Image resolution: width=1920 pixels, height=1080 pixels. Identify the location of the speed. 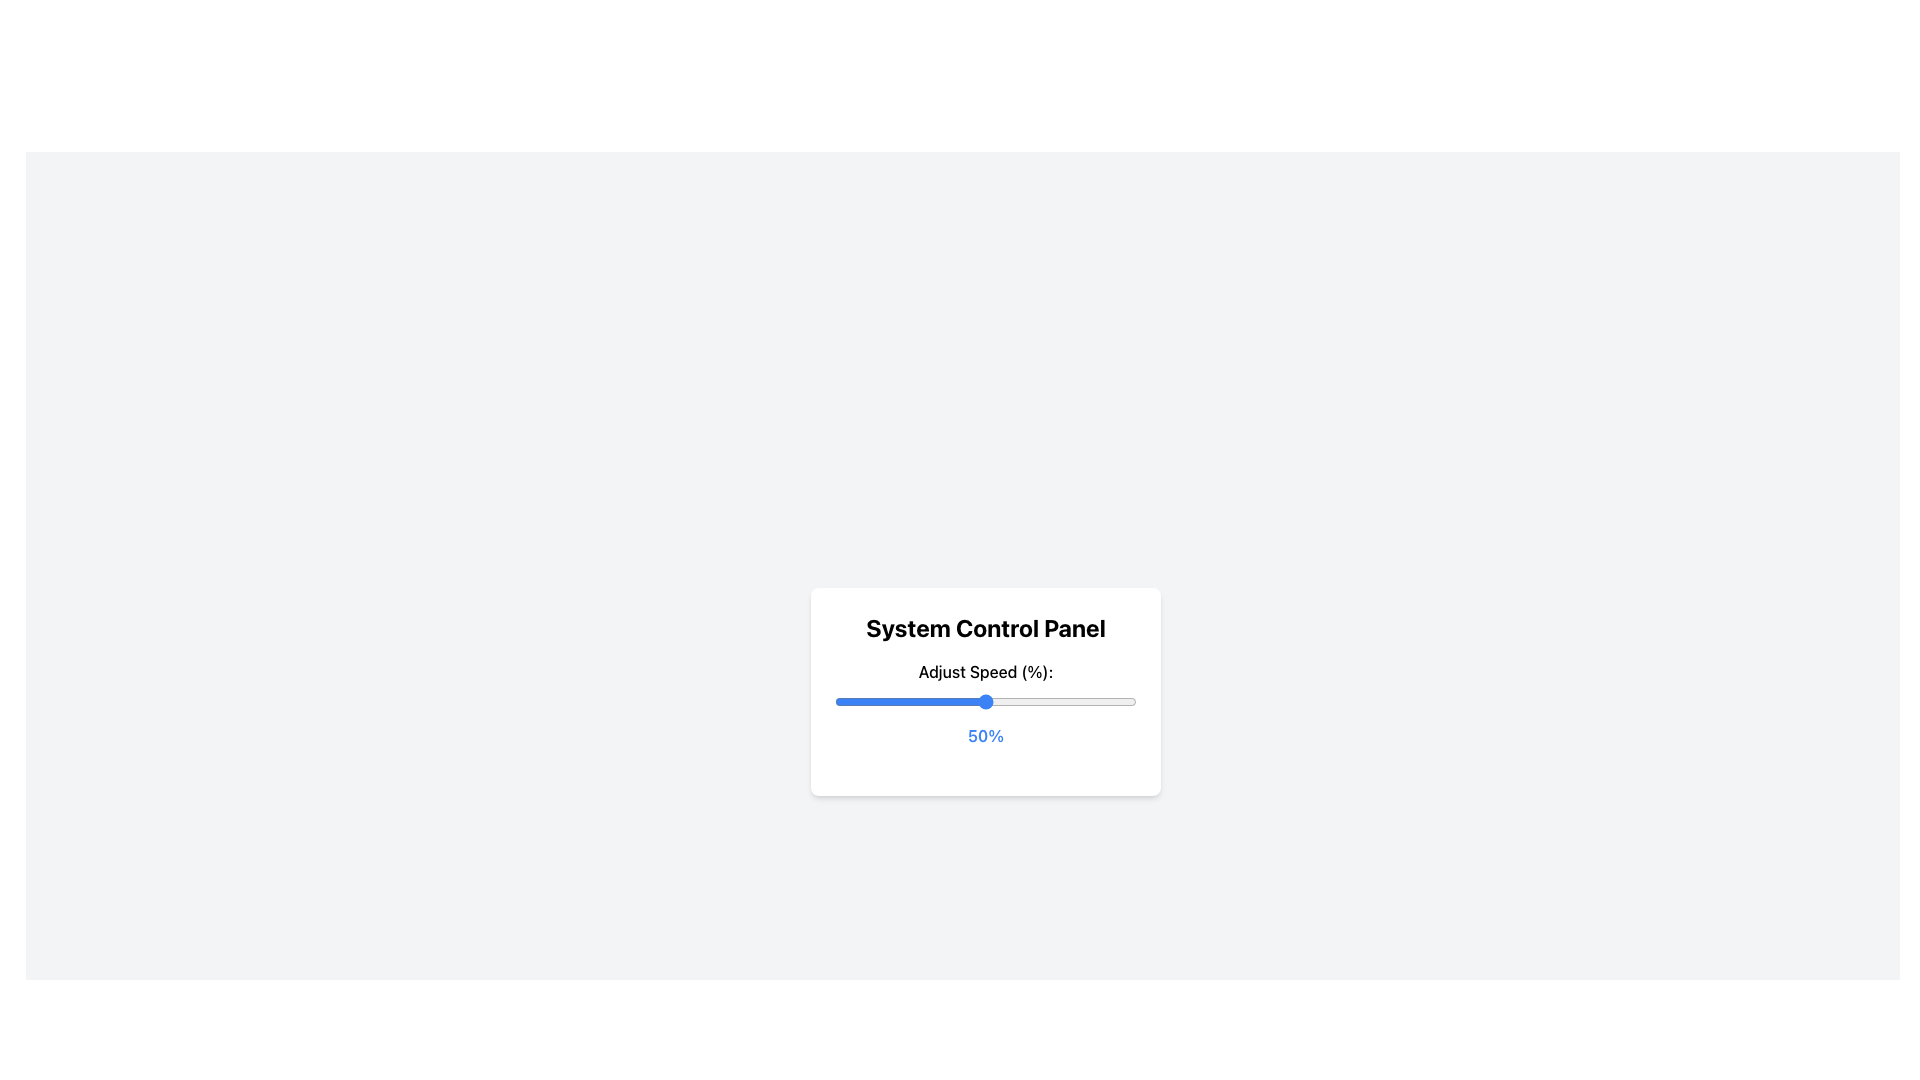
(1054, 701).